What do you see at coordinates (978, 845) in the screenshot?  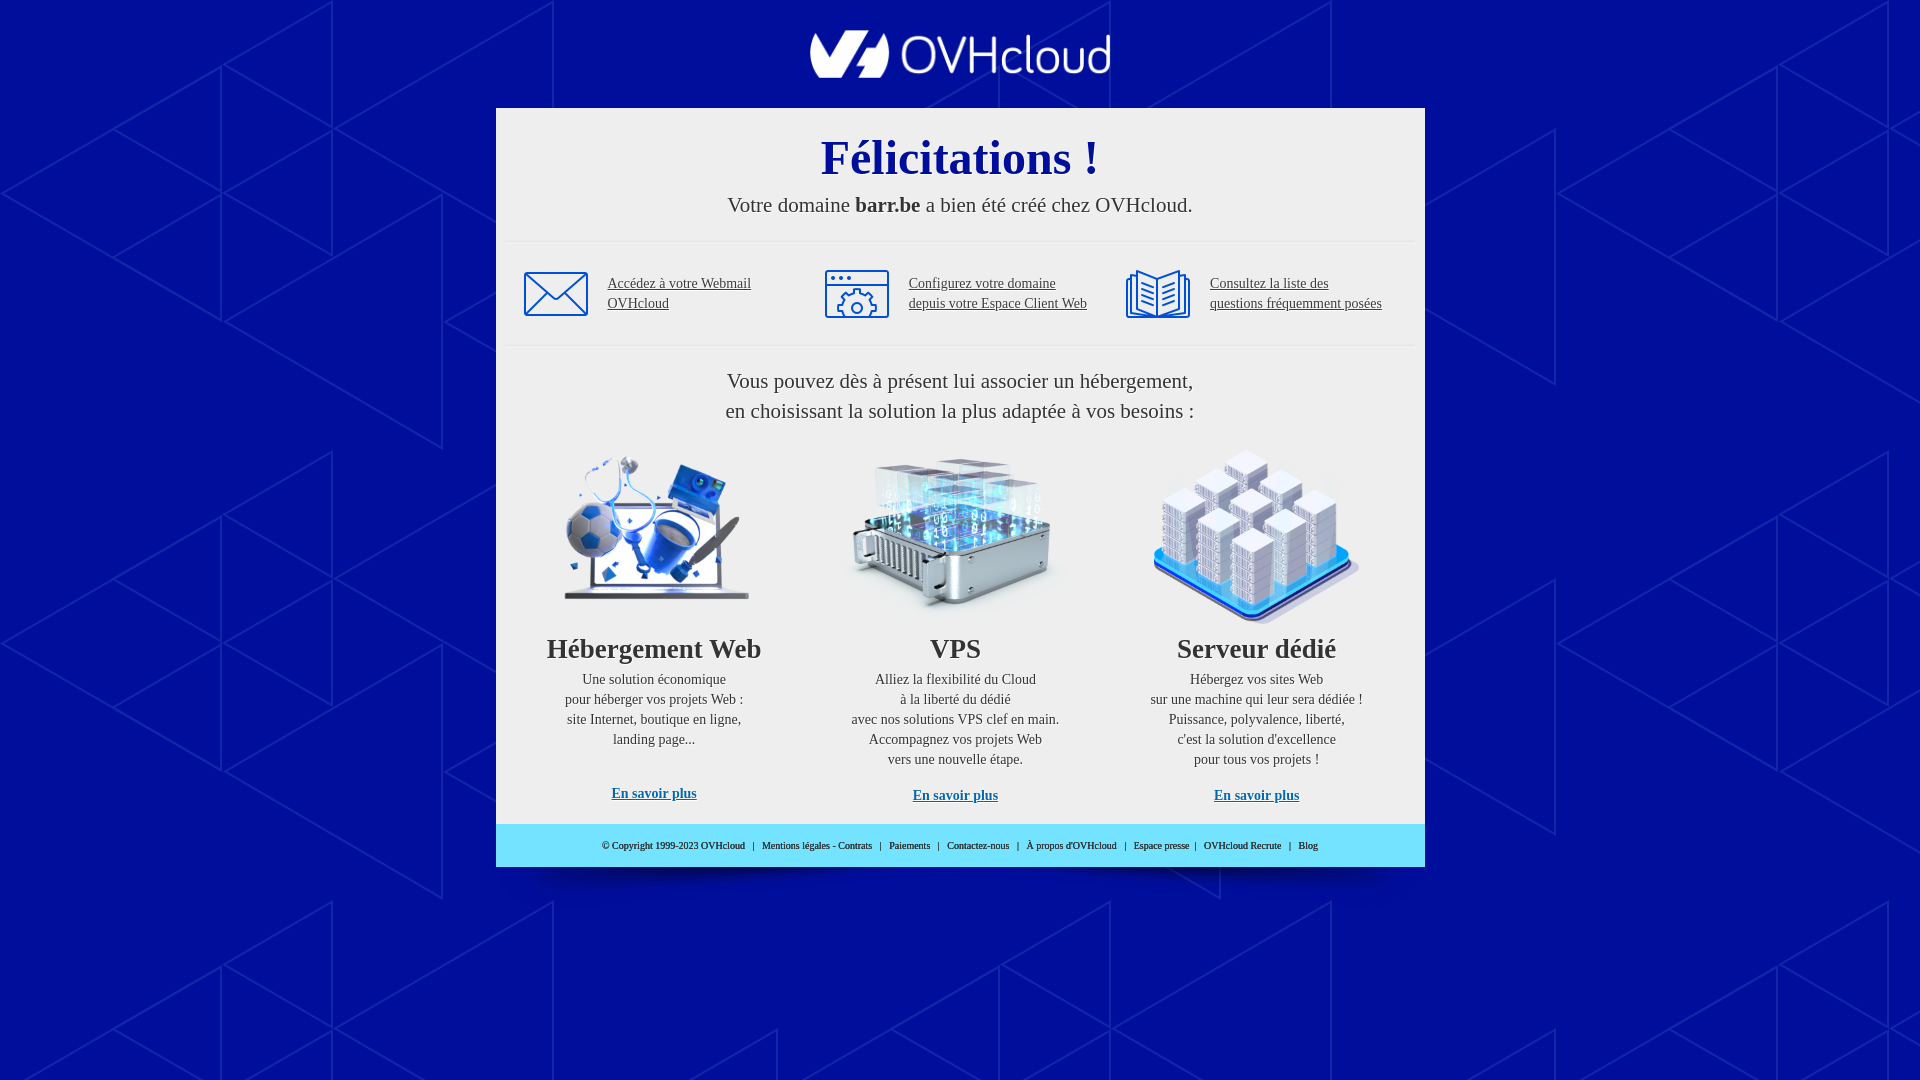 I see `'Contactez-nous'` at bounding box center [978, 845].